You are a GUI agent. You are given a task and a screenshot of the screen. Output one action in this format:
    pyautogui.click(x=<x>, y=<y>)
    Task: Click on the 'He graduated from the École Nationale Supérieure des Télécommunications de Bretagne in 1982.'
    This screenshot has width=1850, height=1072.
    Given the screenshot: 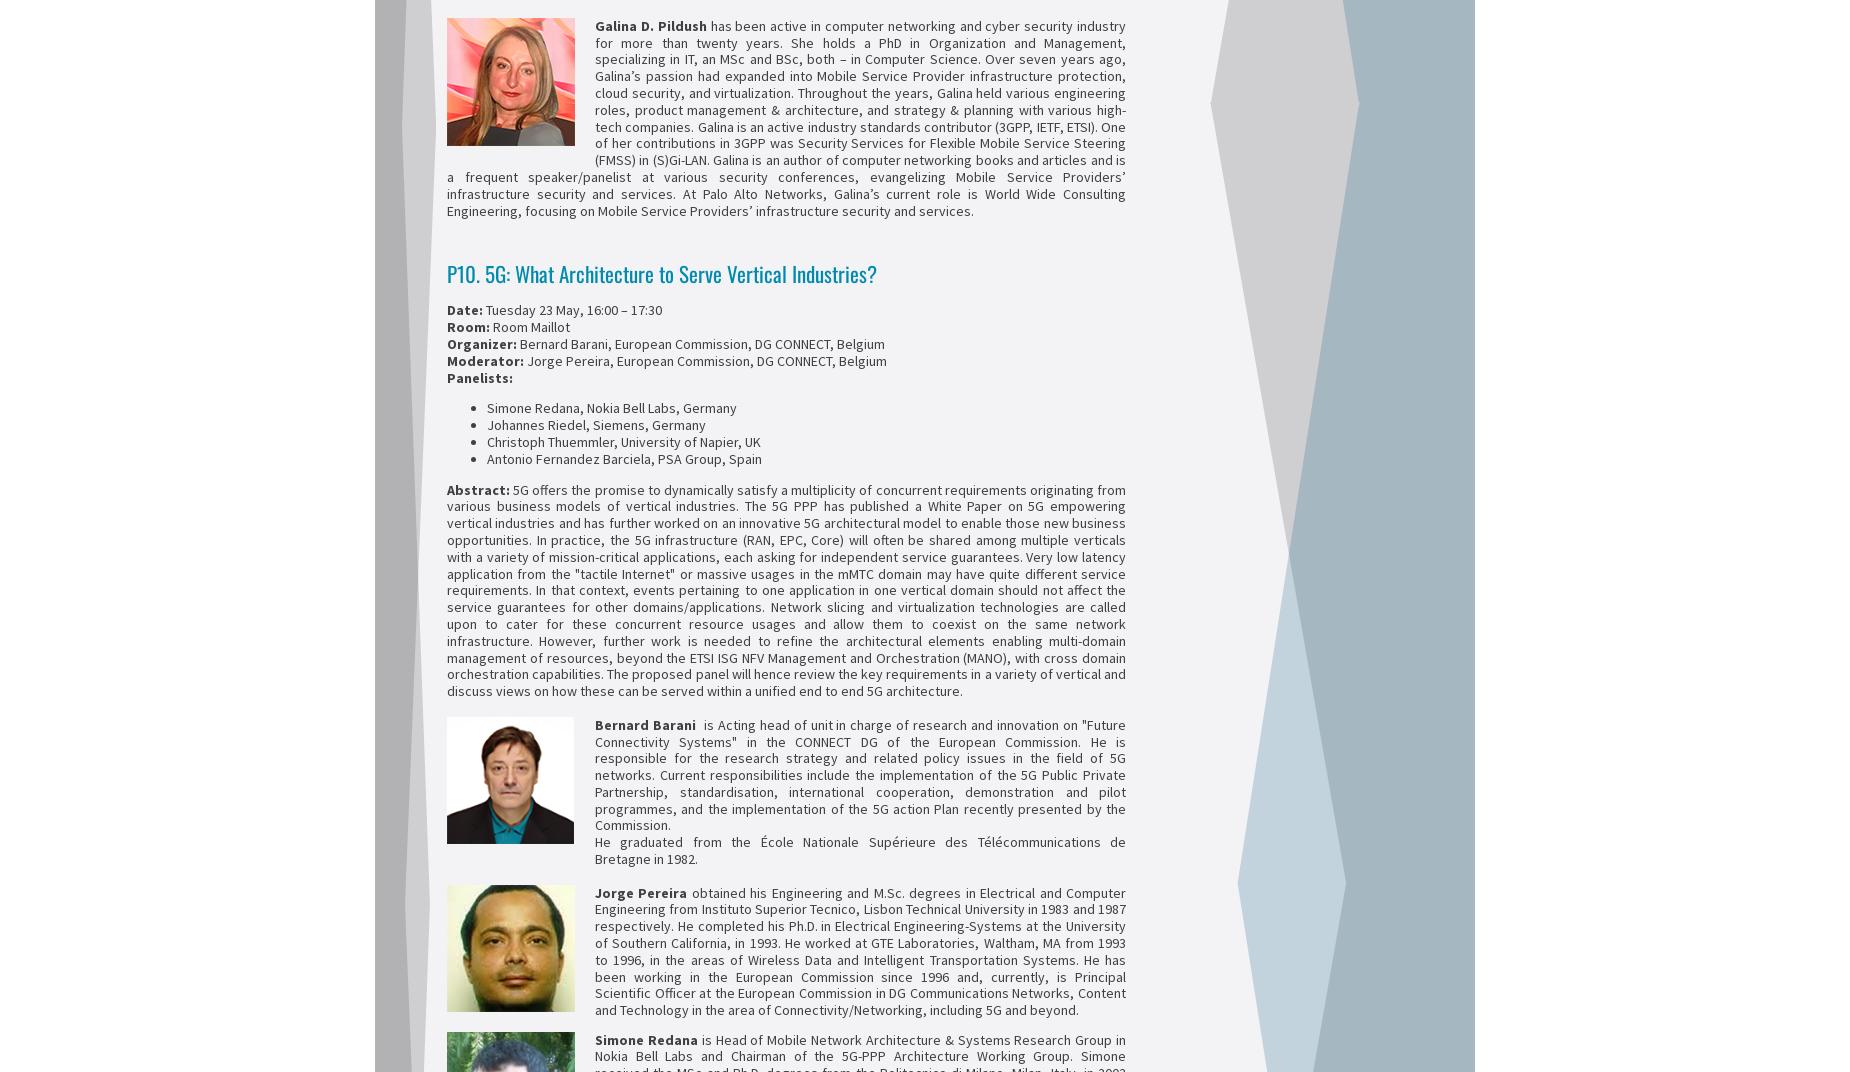 What is the action you would take?
    pyautogui.click(x=860, y=849)
    